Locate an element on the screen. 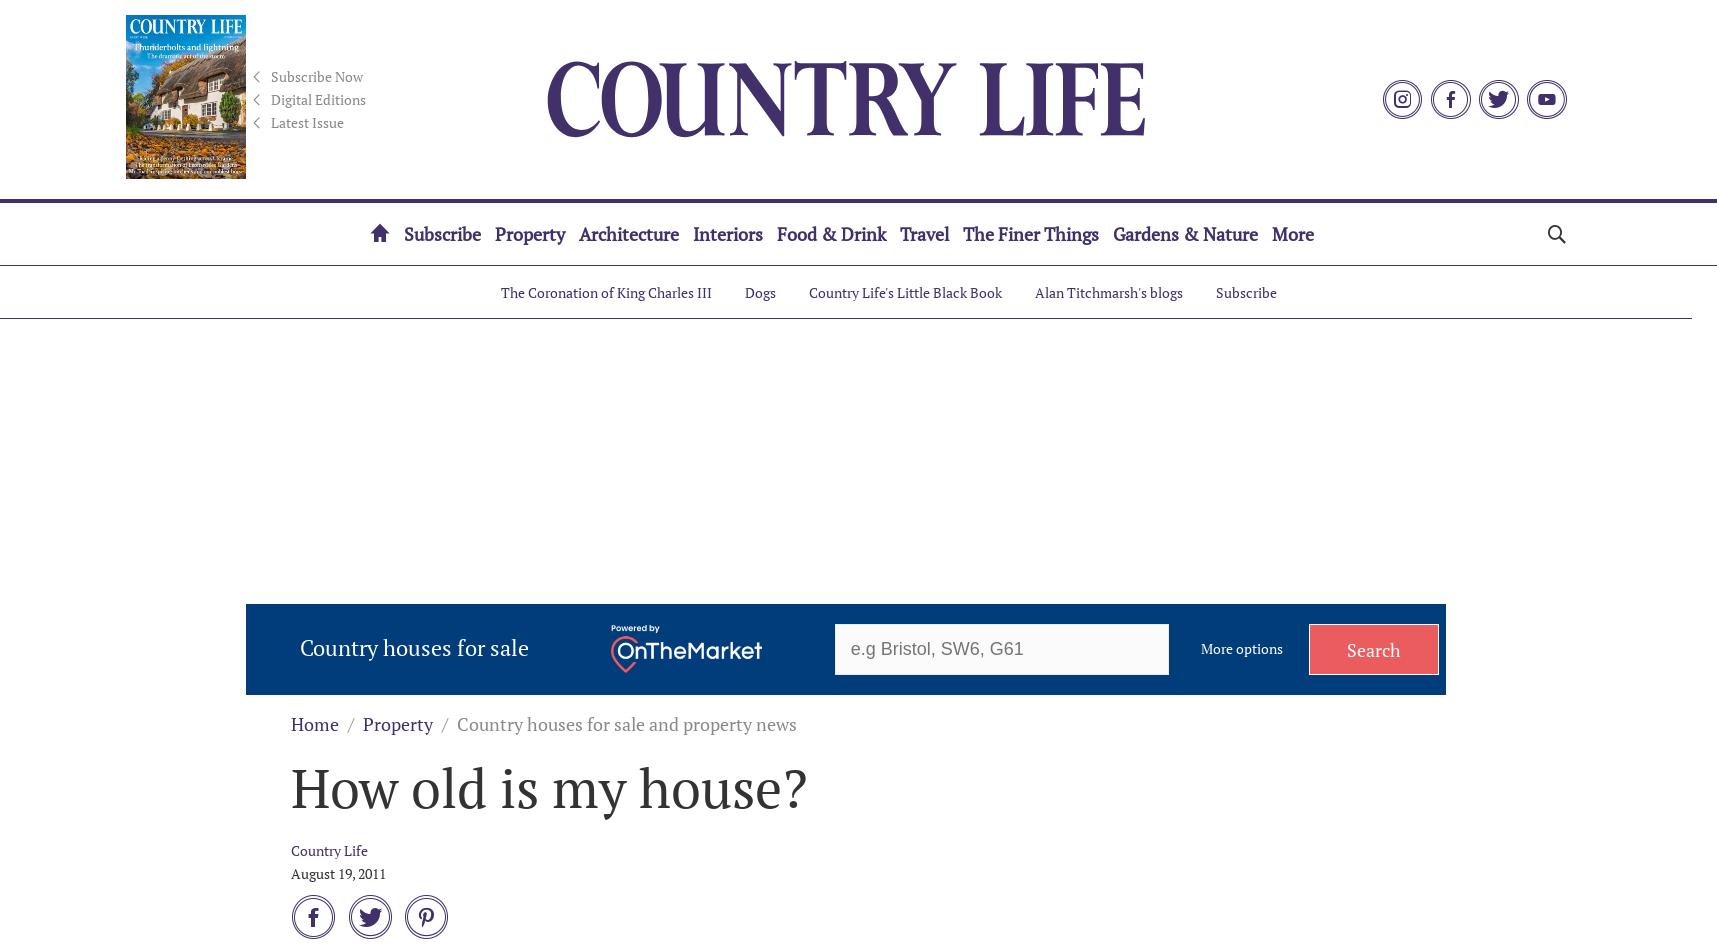 This screenshot has height=951, width=1717. 'How old is my house?' is located at coordinates (549, 786).